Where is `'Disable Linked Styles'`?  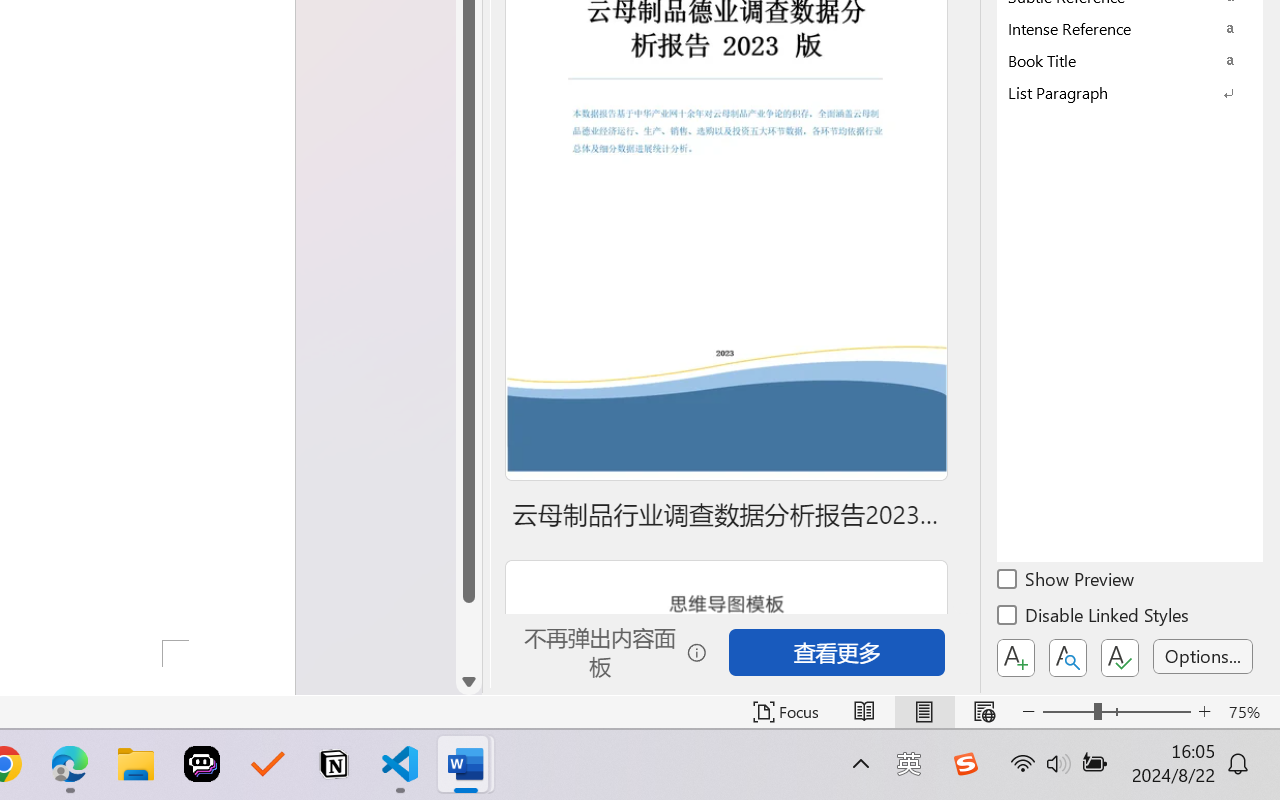 'Disable Linked Styles' is located at coordinates (1094, 618).